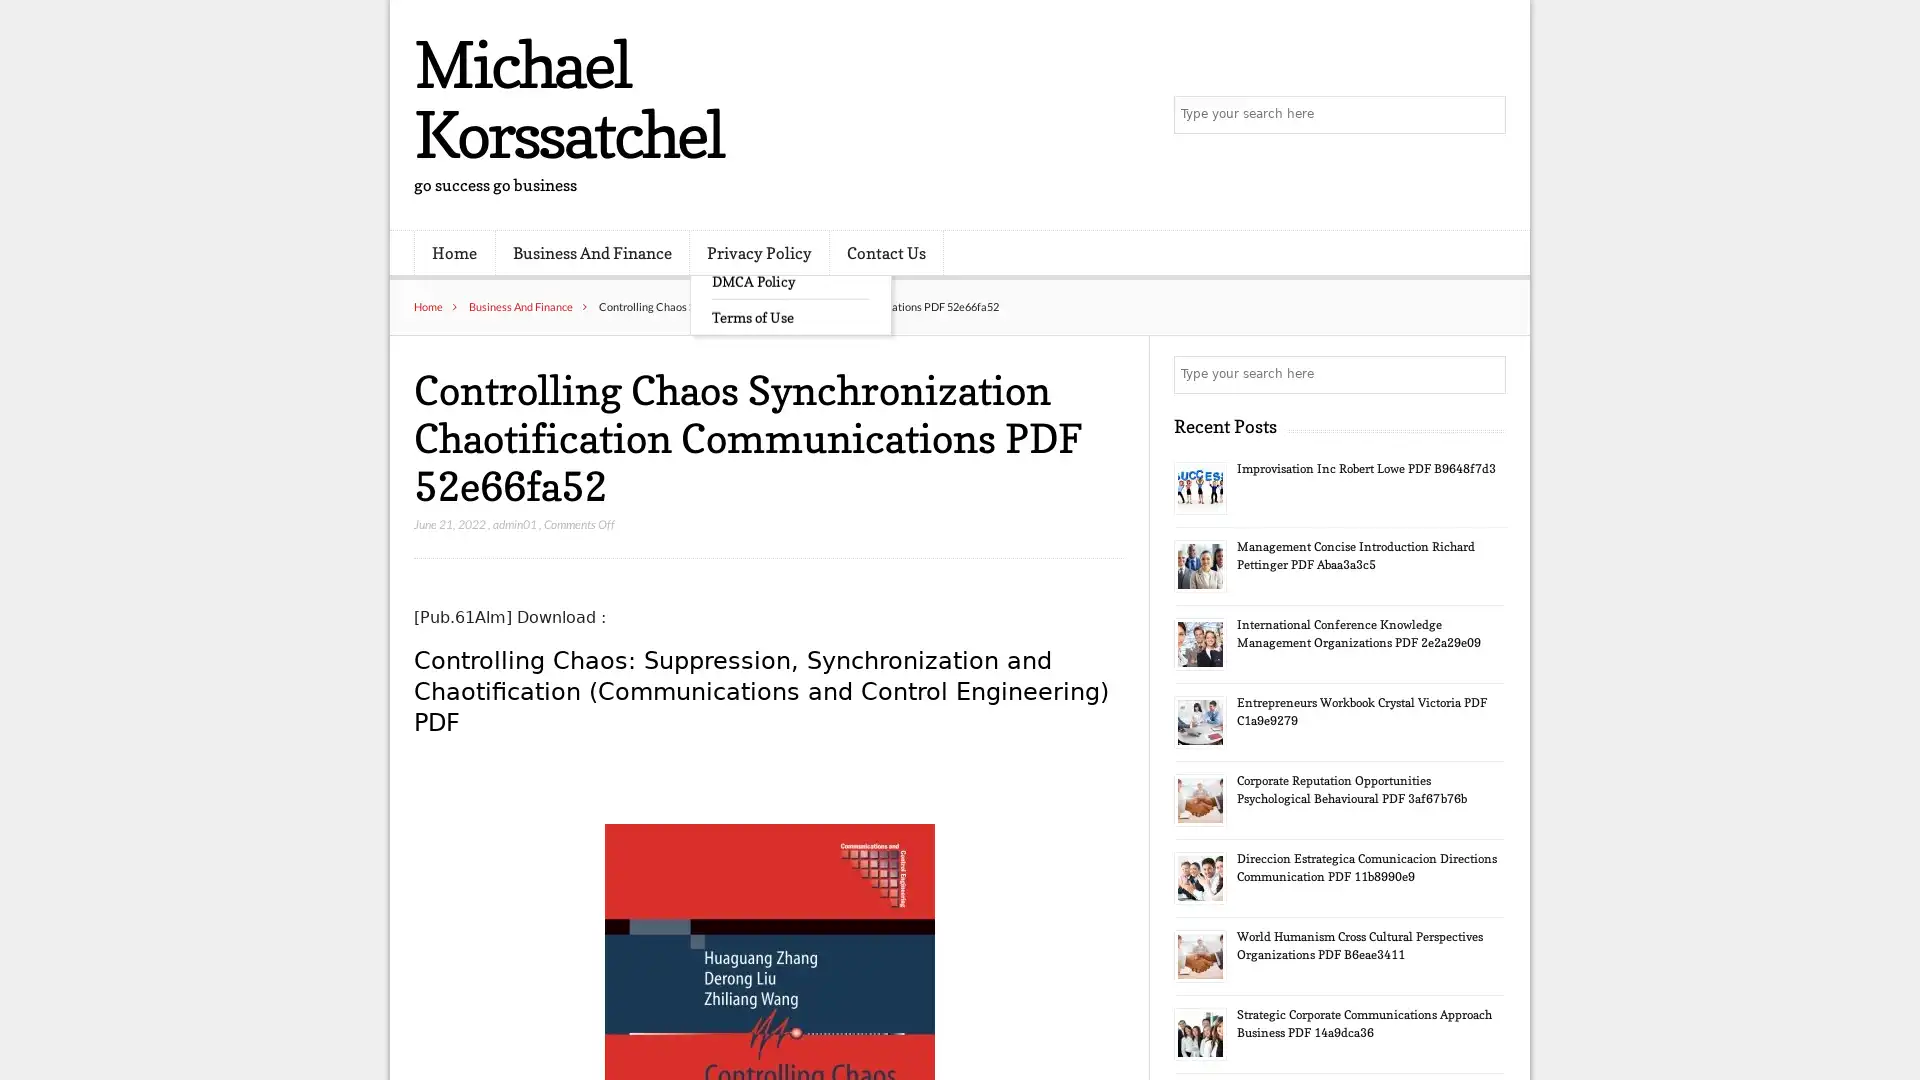 This screenshot has width=1920, height=1080. What do you see at coordinates (1485, 374) in the screenshot?
I see `Search` at bounding box center [1485, 374].